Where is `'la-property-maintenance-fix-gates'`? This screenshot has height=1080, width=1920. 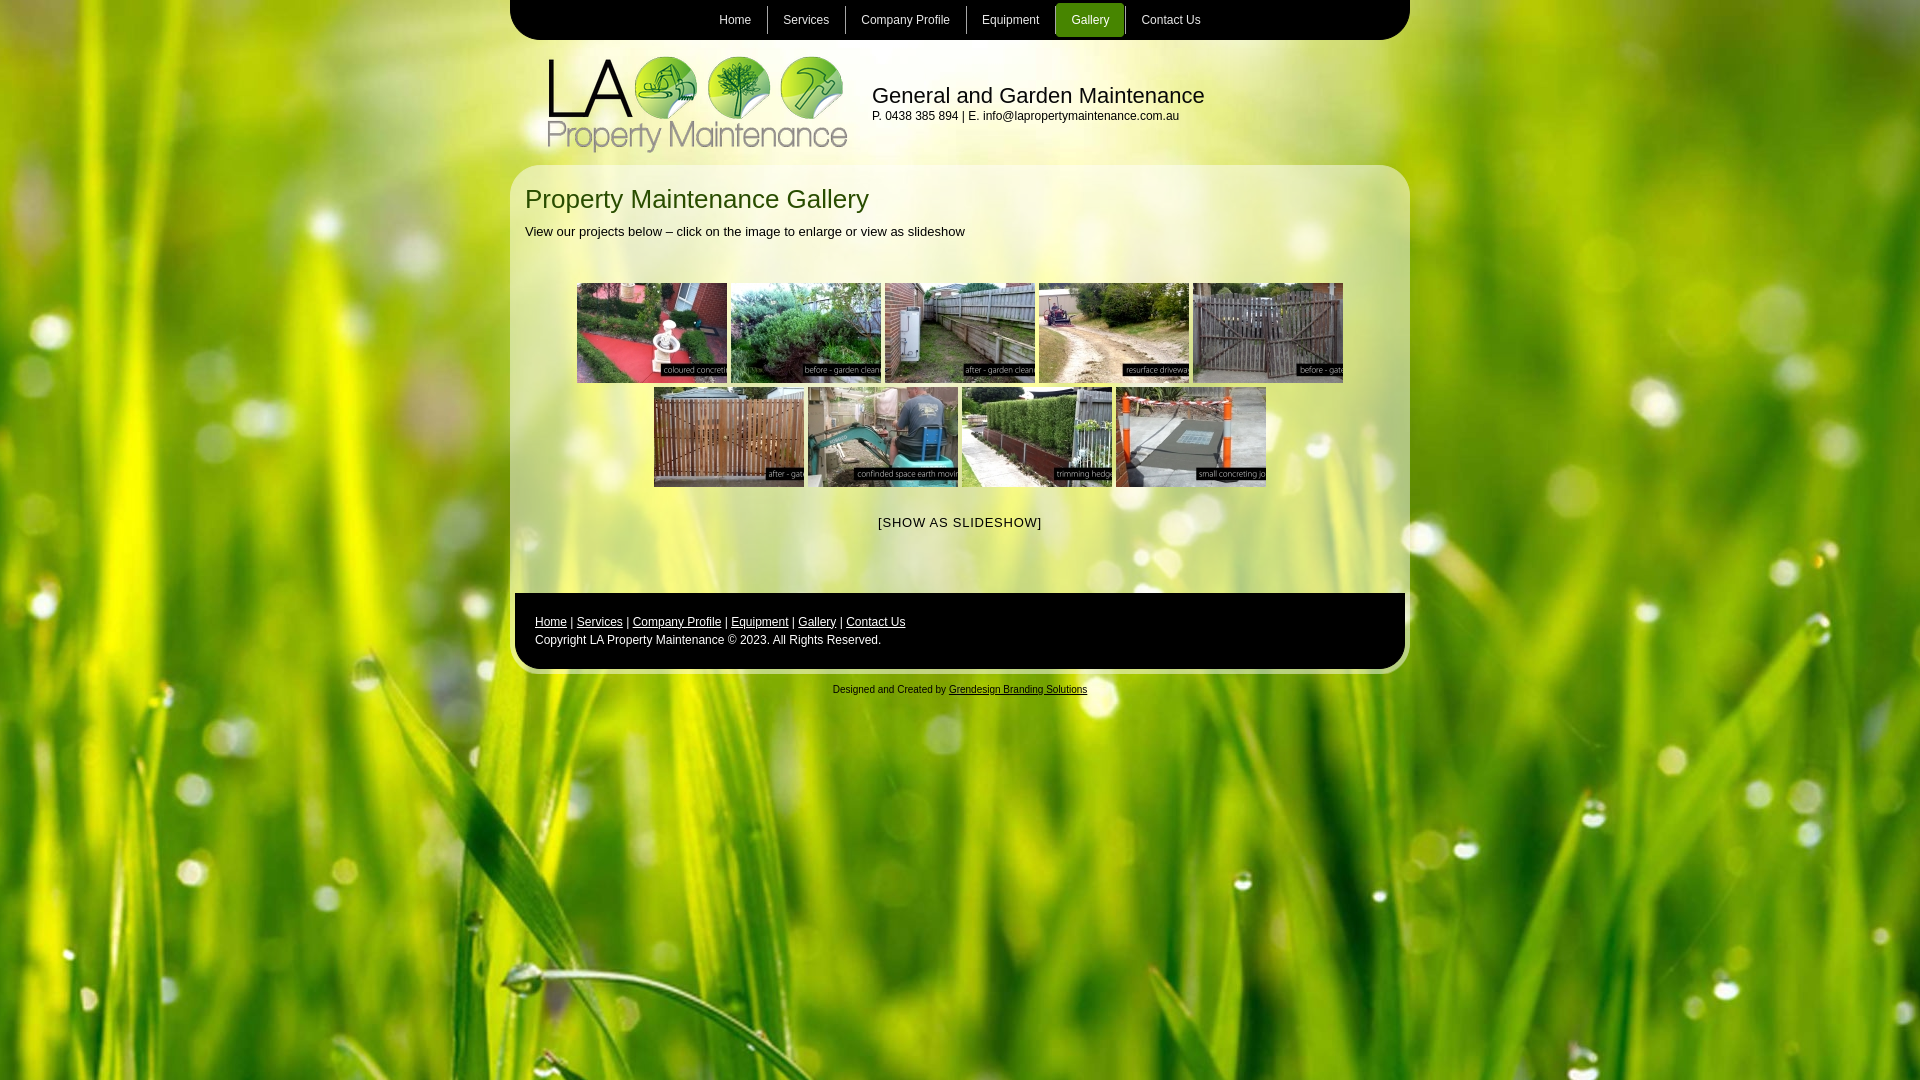
'la-property-maintenance-fix-gates' is located at coordinates (1266, 331).